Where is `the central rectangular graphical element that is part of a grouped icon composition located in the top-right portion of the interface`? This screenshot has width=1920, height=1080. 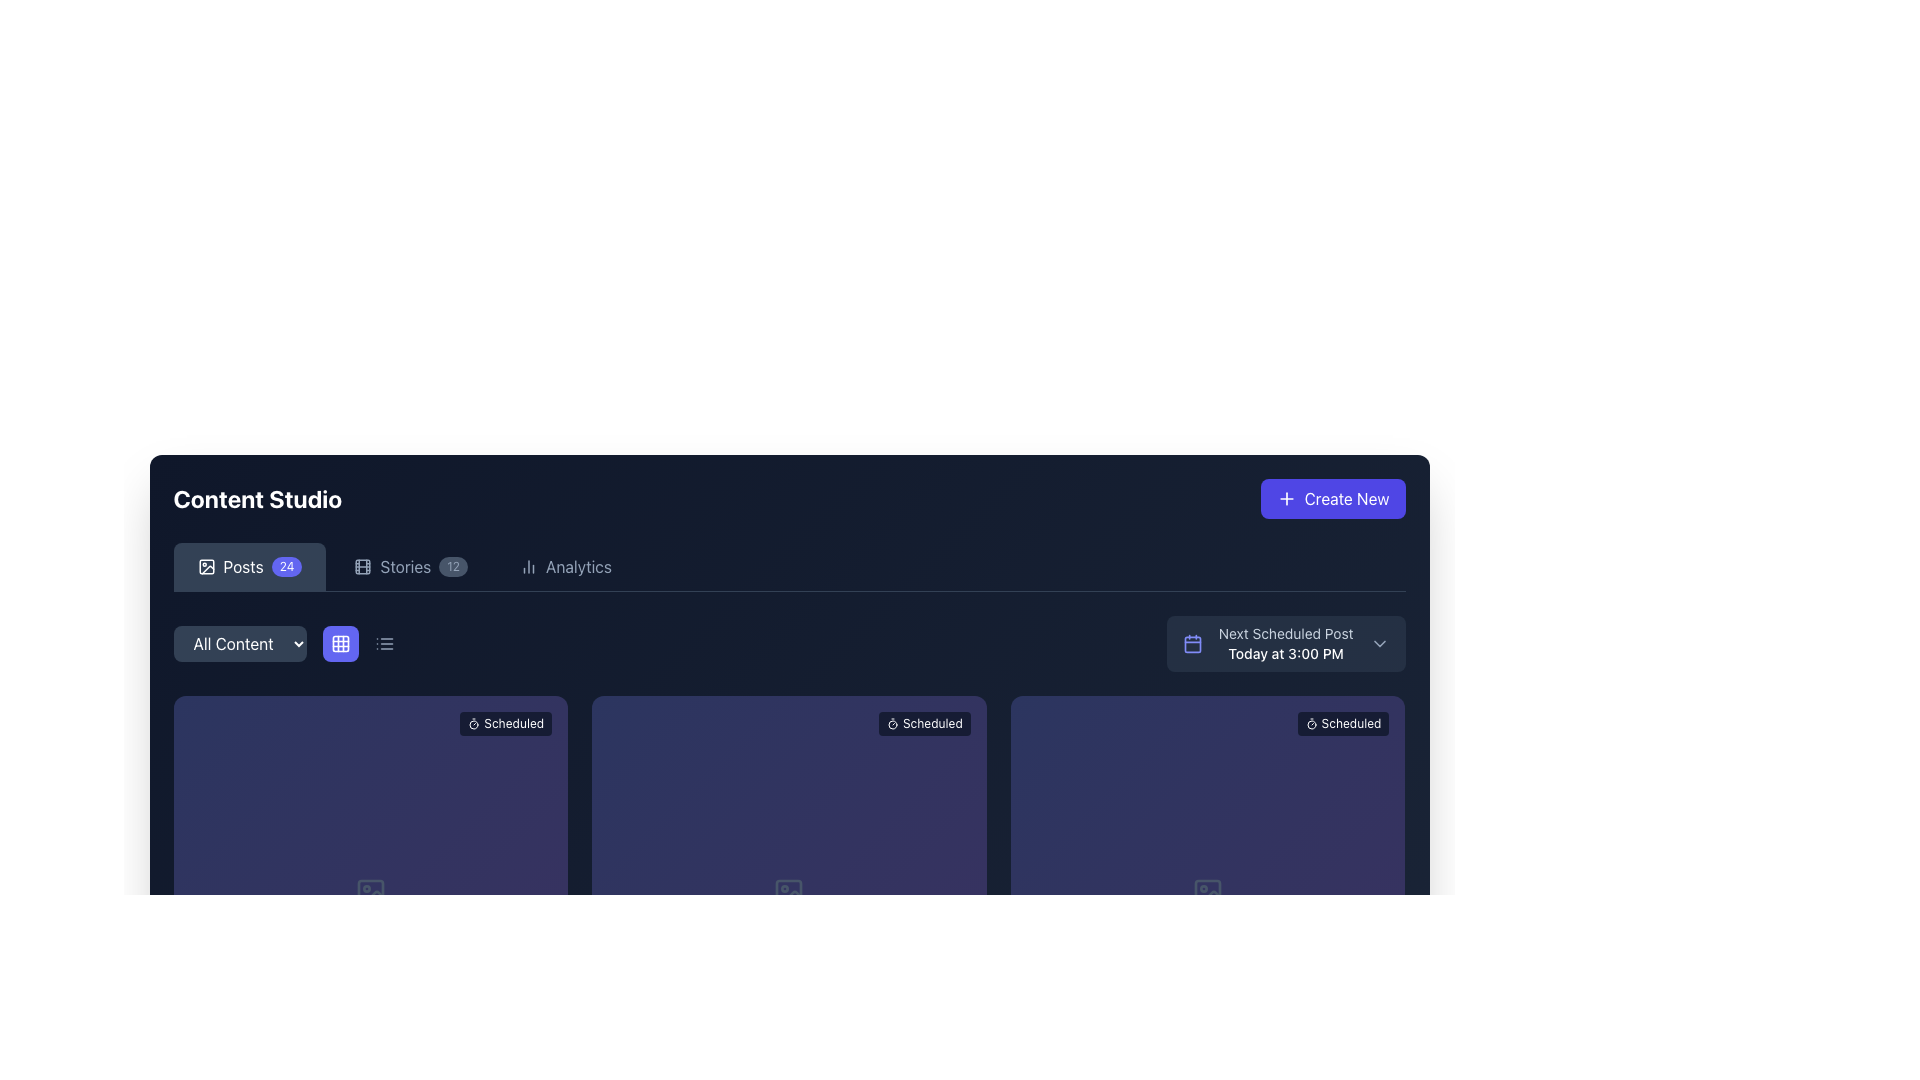 the central rectangular graphical element that is part of a grouped icon composition located in the top-right portion of the interface is located at coordinates (363, 567).